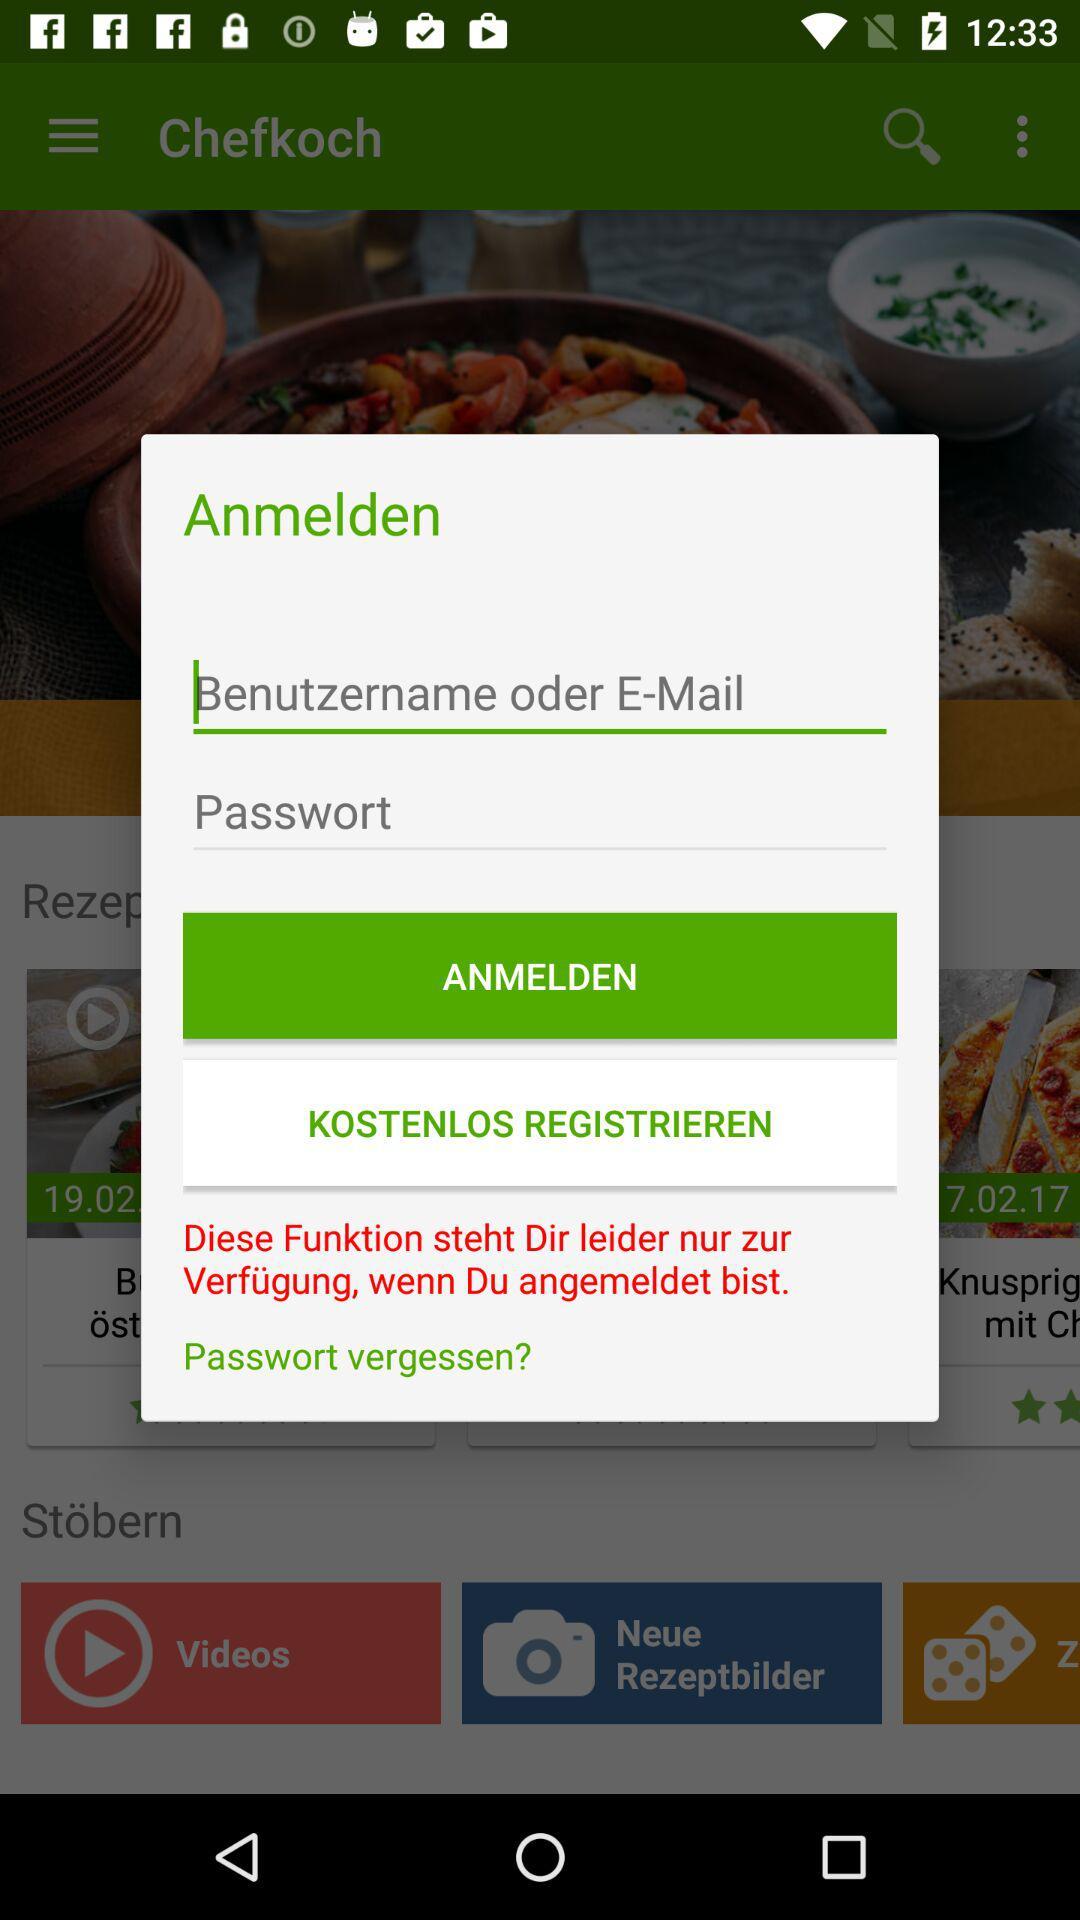 This screenshot has height=1920, width=1080. What do you see at coordinates (540, 811) in the screenshot?
I see `password` at bounding box center [540, 811].